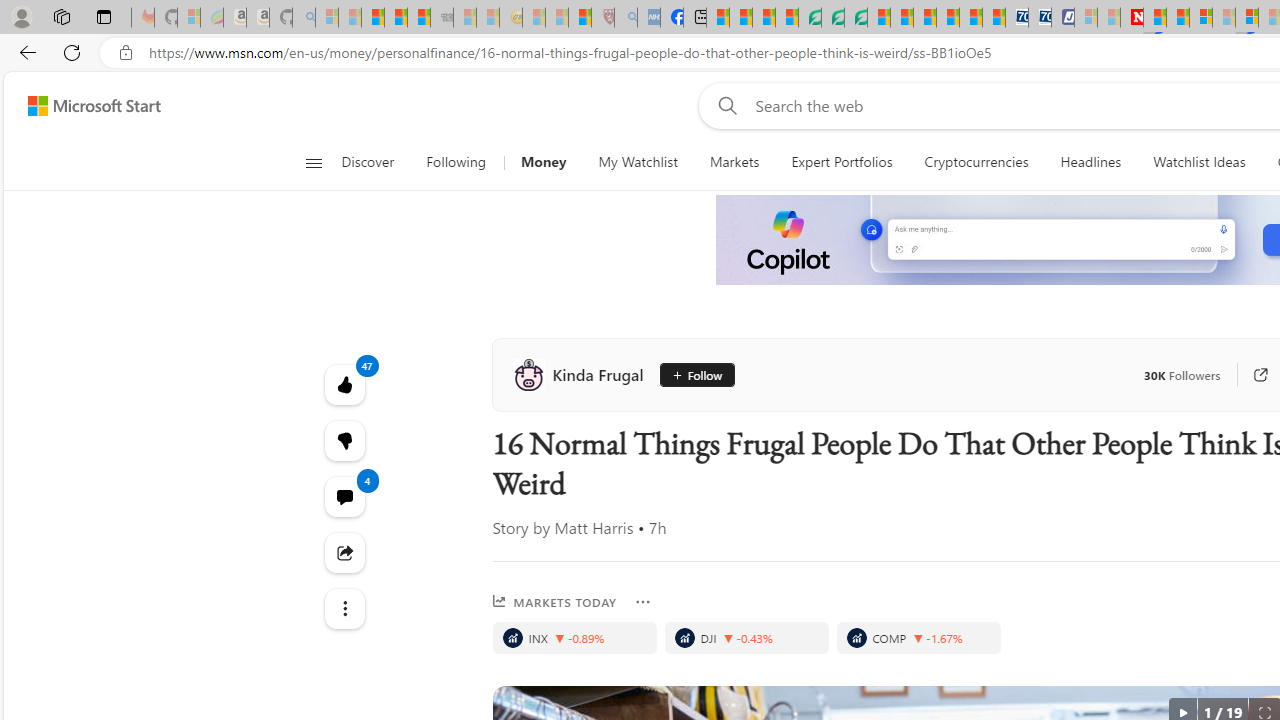 This screenshot has height=720, width=1280. What do you see at coordinates (842, 162) in the screenshot?
I see `'Expert Portfolios'` at bounding box center [842, 162].